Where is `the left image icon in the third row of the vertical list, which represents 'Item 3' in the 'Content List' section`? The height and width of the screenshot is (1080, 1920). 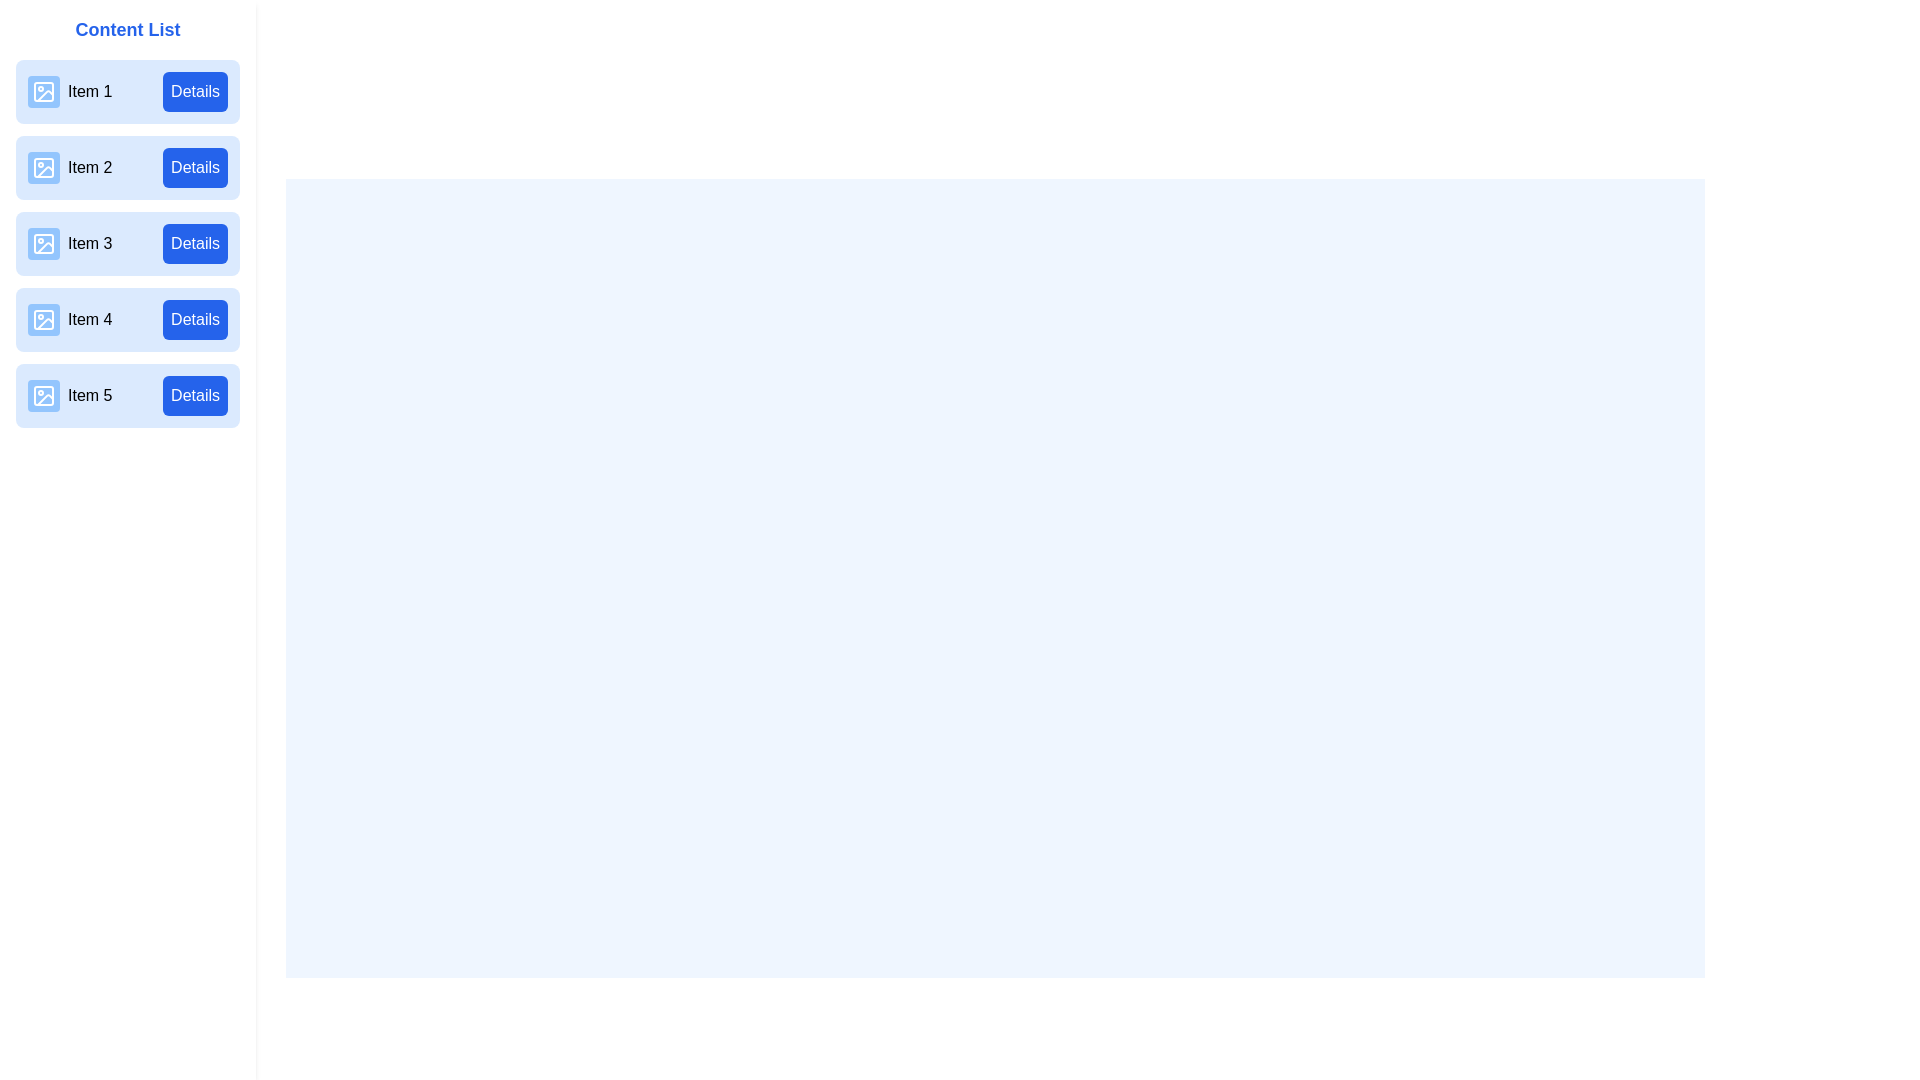
the left image icon in the third row of the vertical list, which represents 'Item 3' in the 'Content List' section is located at coordinates (43, 242).